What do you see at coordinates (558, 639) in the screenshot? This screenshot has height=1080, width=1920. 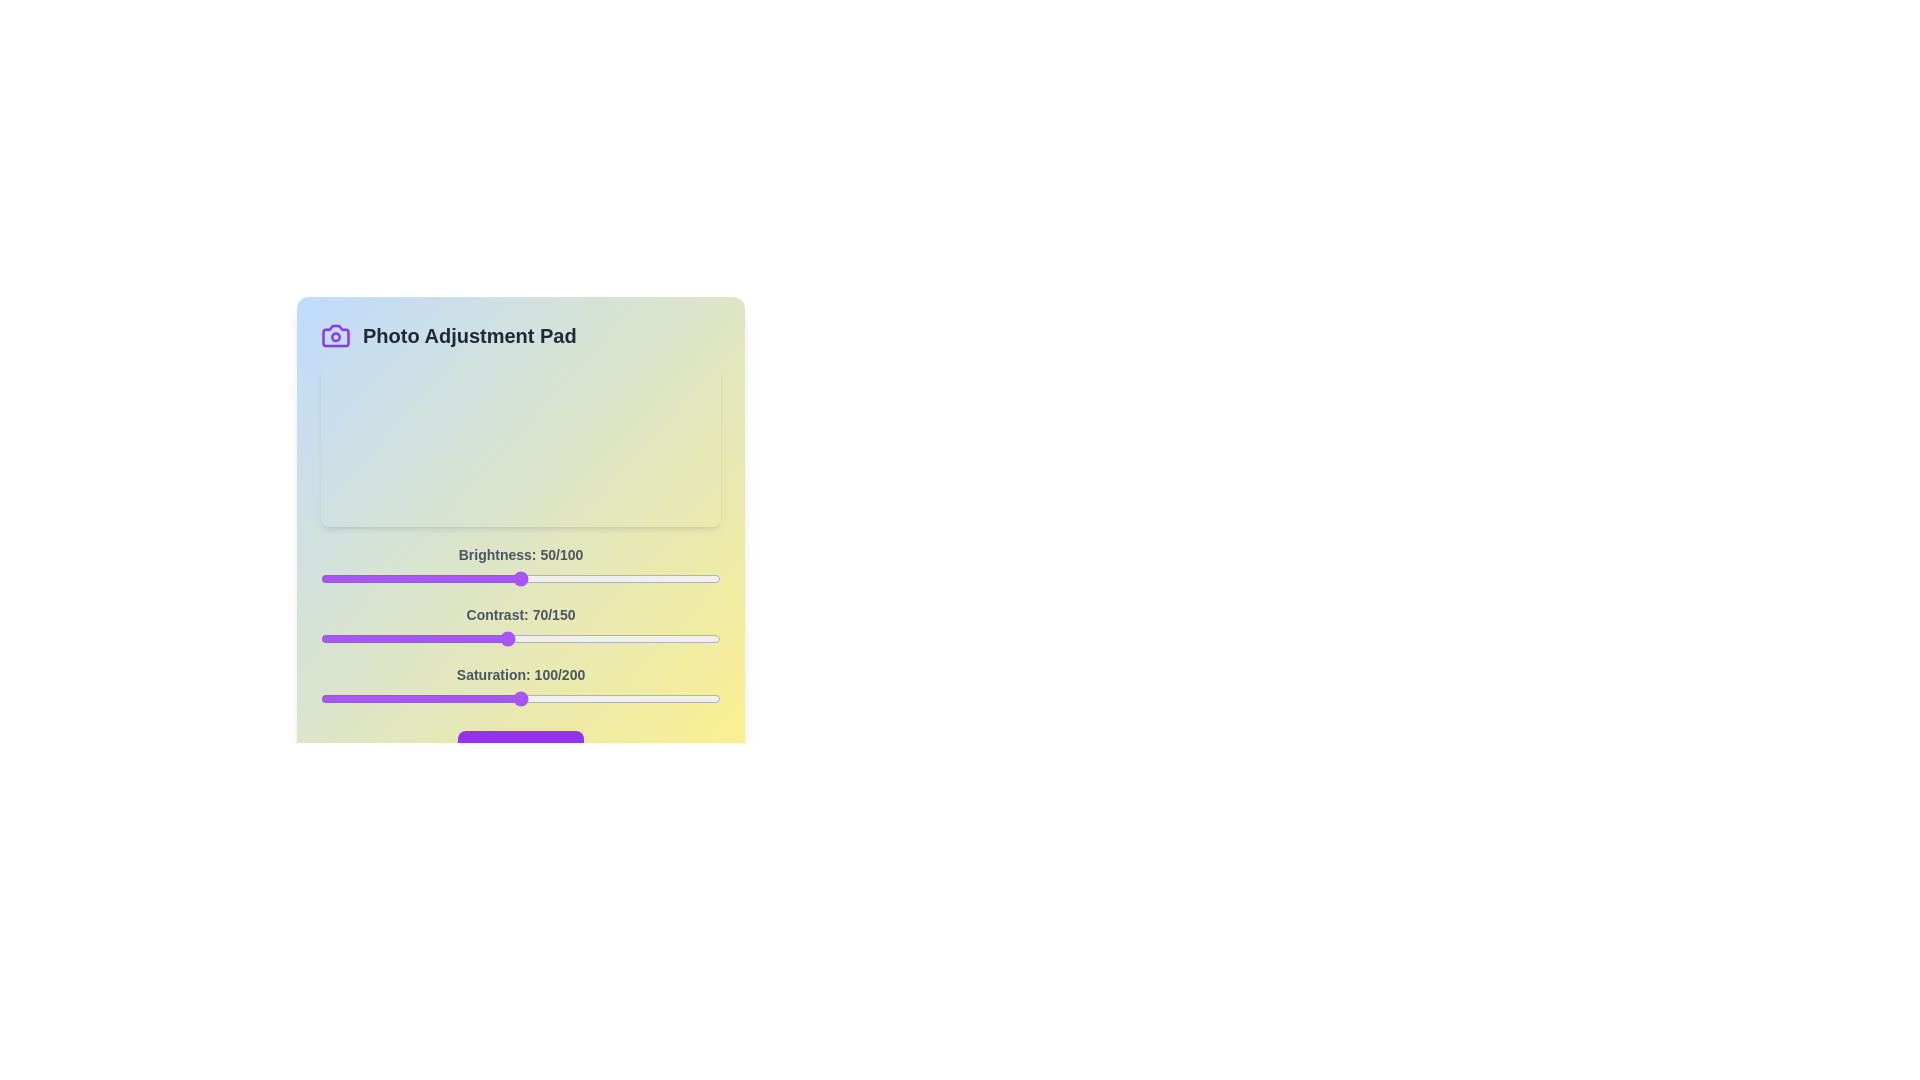 I see `the 1 slider to 89` at bounding box center [558, 639].